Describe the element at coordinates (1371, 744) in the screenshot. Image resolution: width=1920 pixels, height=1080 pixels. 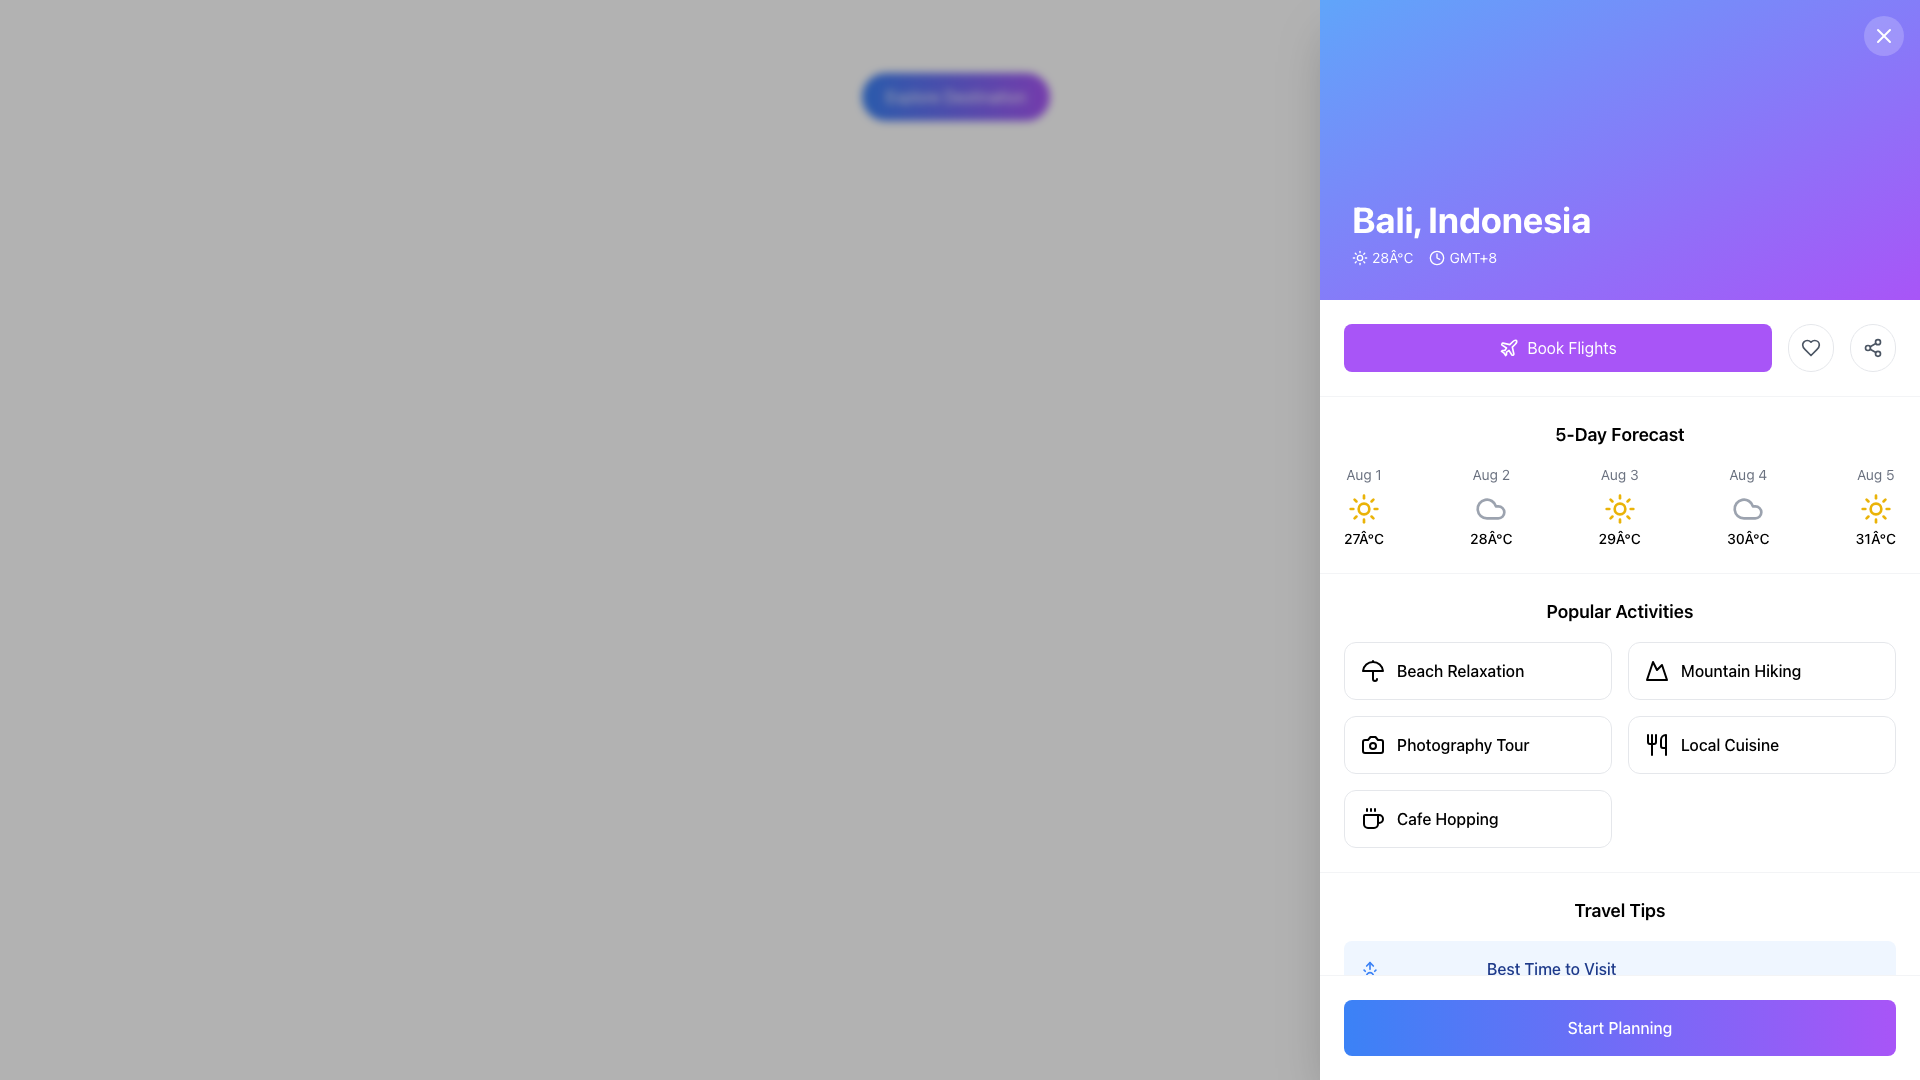
I see `the minimalist camera icon that symbolizes photography, located in the second column of the second row within the 'Popular Activities' section, near the 'Photography Tour' button` at that location.